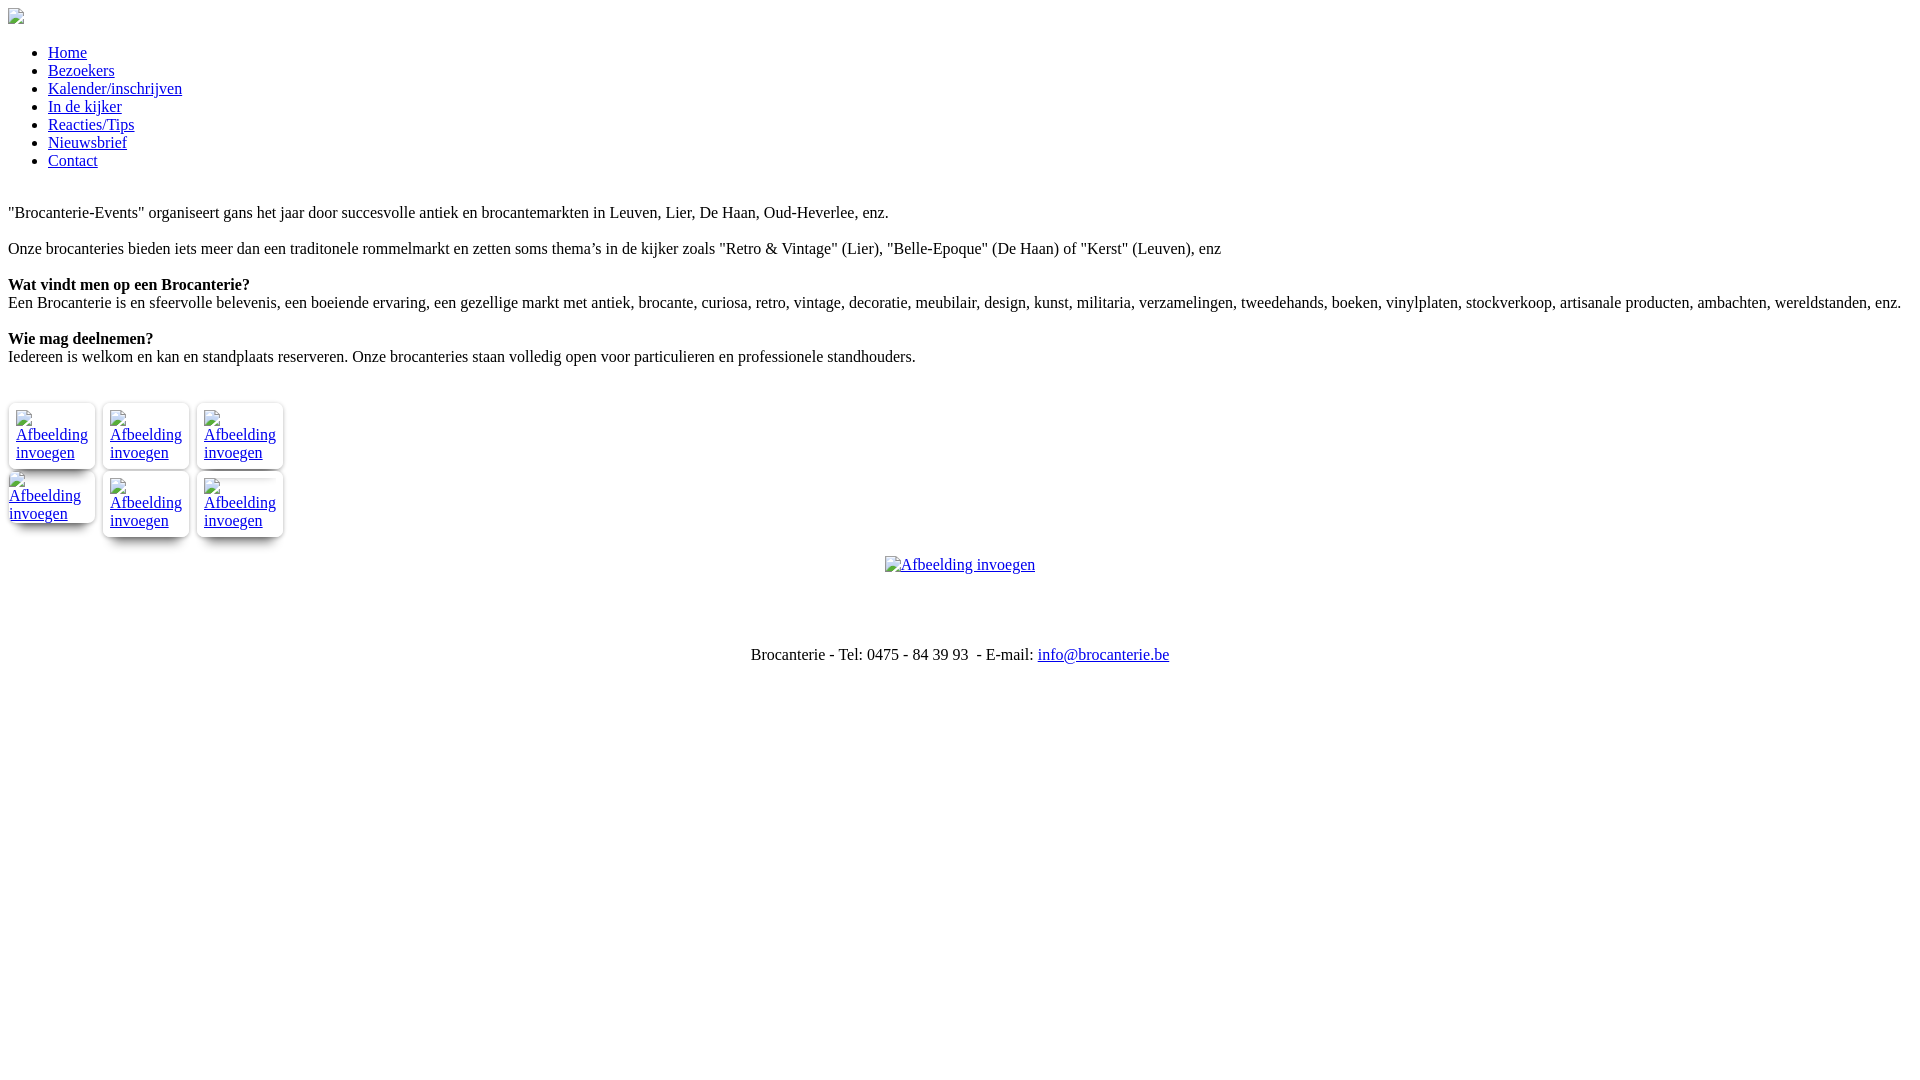 The height and width of the screenshot is (1080, 1920). What do you see at coordinates (67, 51) in the screenshot?
I see `'Home'` at bounding box center [67, 51].